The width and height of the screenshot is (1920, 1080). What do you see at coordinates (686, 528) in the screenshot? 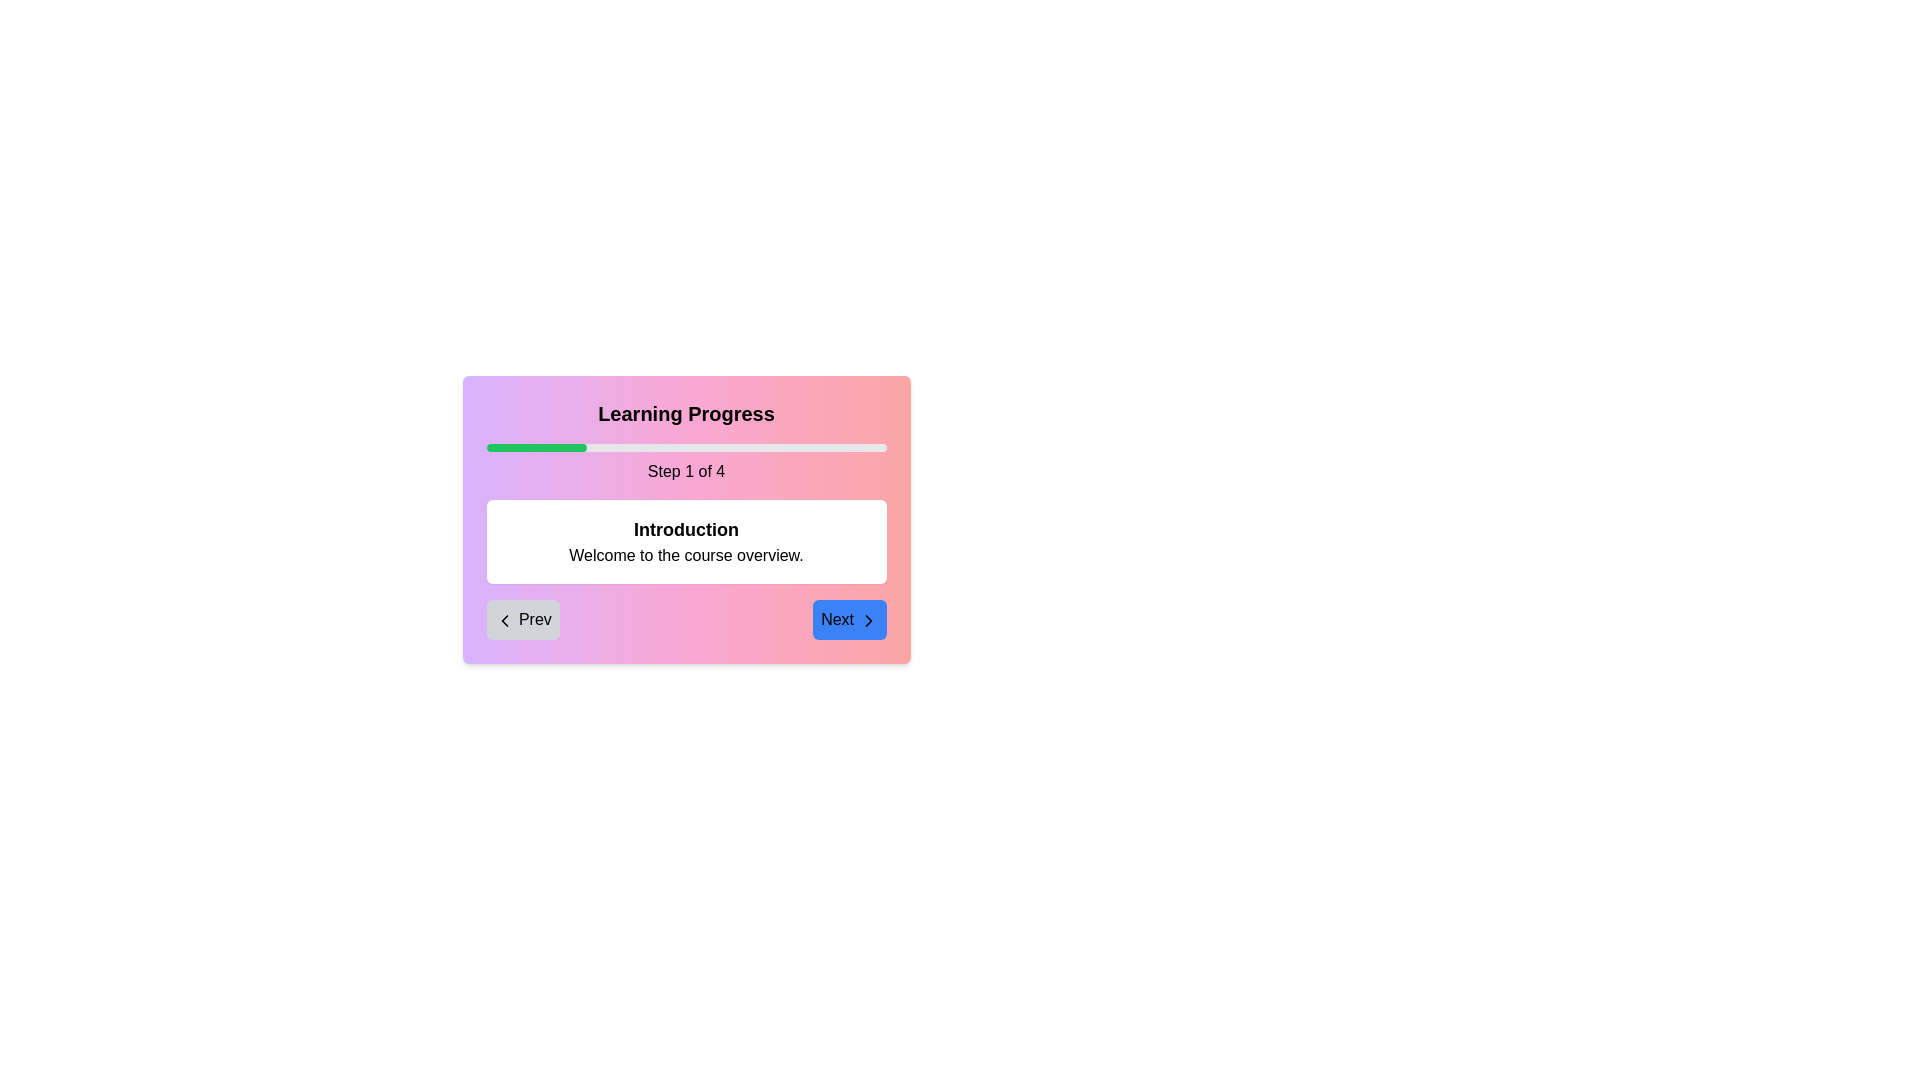
I see `heading text that serves as a title within a card-like component, positioned above the text 'Welcome to the course overview.'` at bounding box center [686, 528].